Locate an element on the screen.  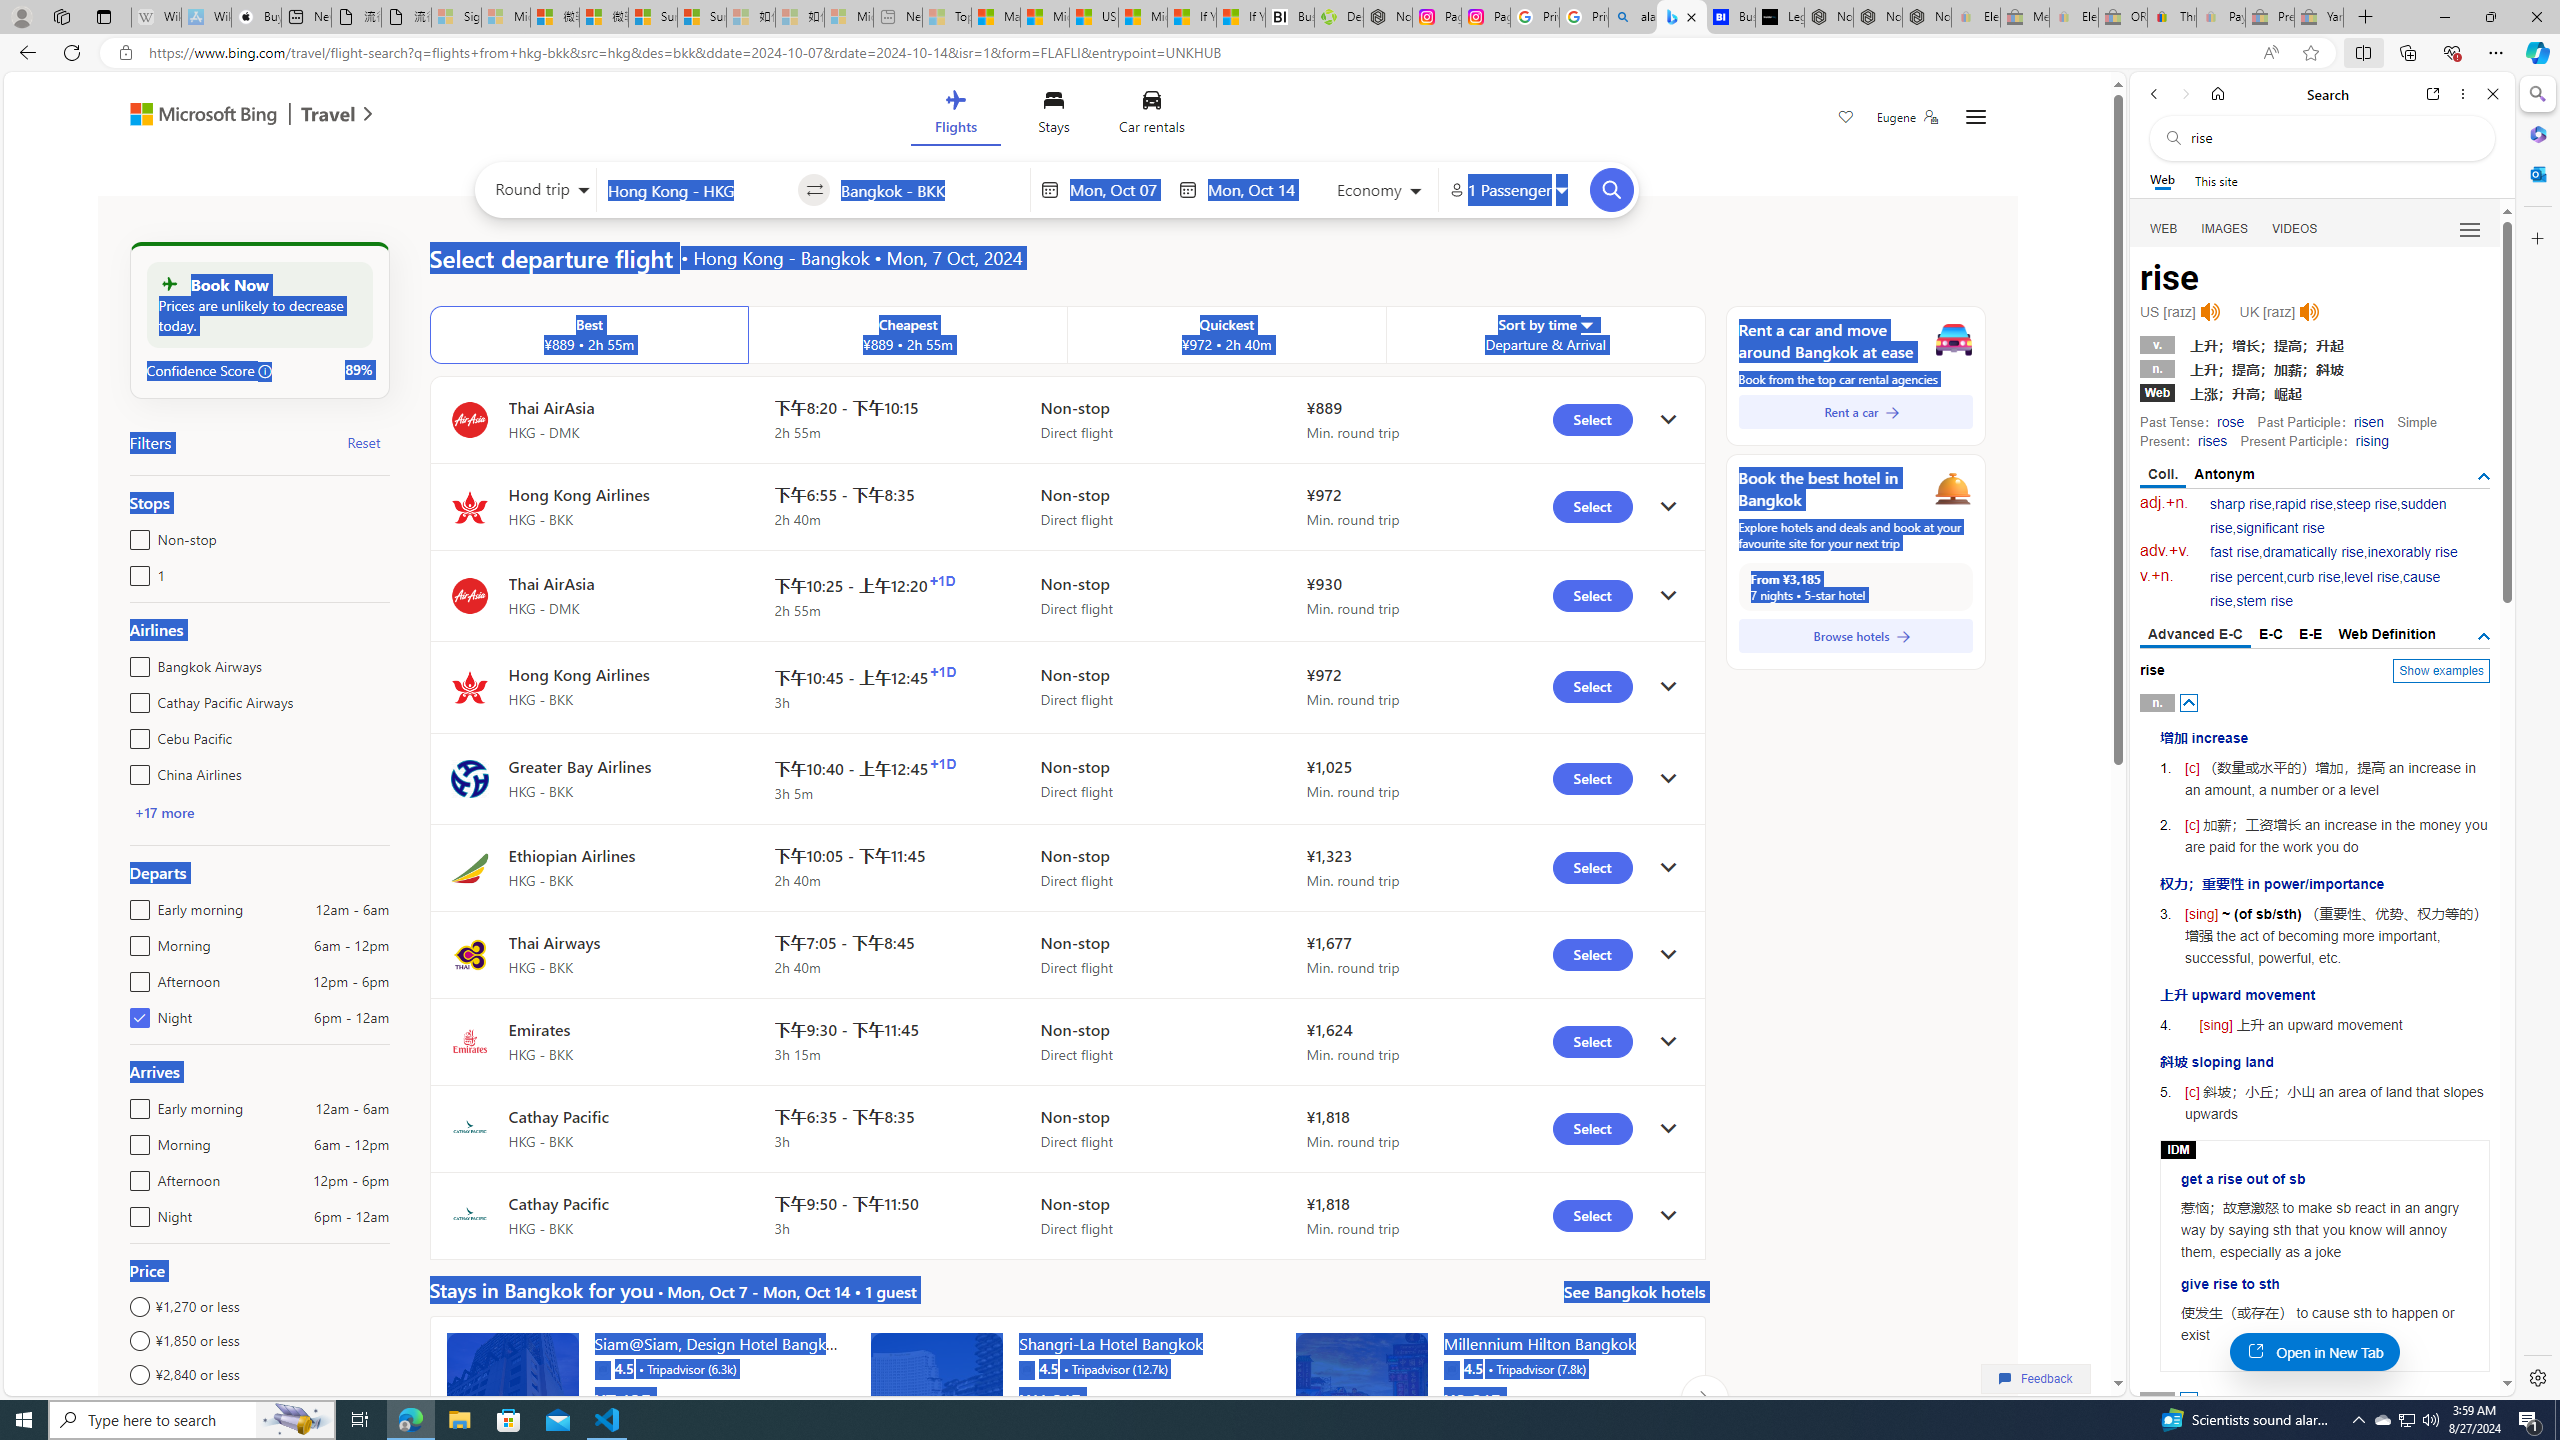
'Press Room - eBay Inc. - Sleeping' is located at coordinates (2270, 16).